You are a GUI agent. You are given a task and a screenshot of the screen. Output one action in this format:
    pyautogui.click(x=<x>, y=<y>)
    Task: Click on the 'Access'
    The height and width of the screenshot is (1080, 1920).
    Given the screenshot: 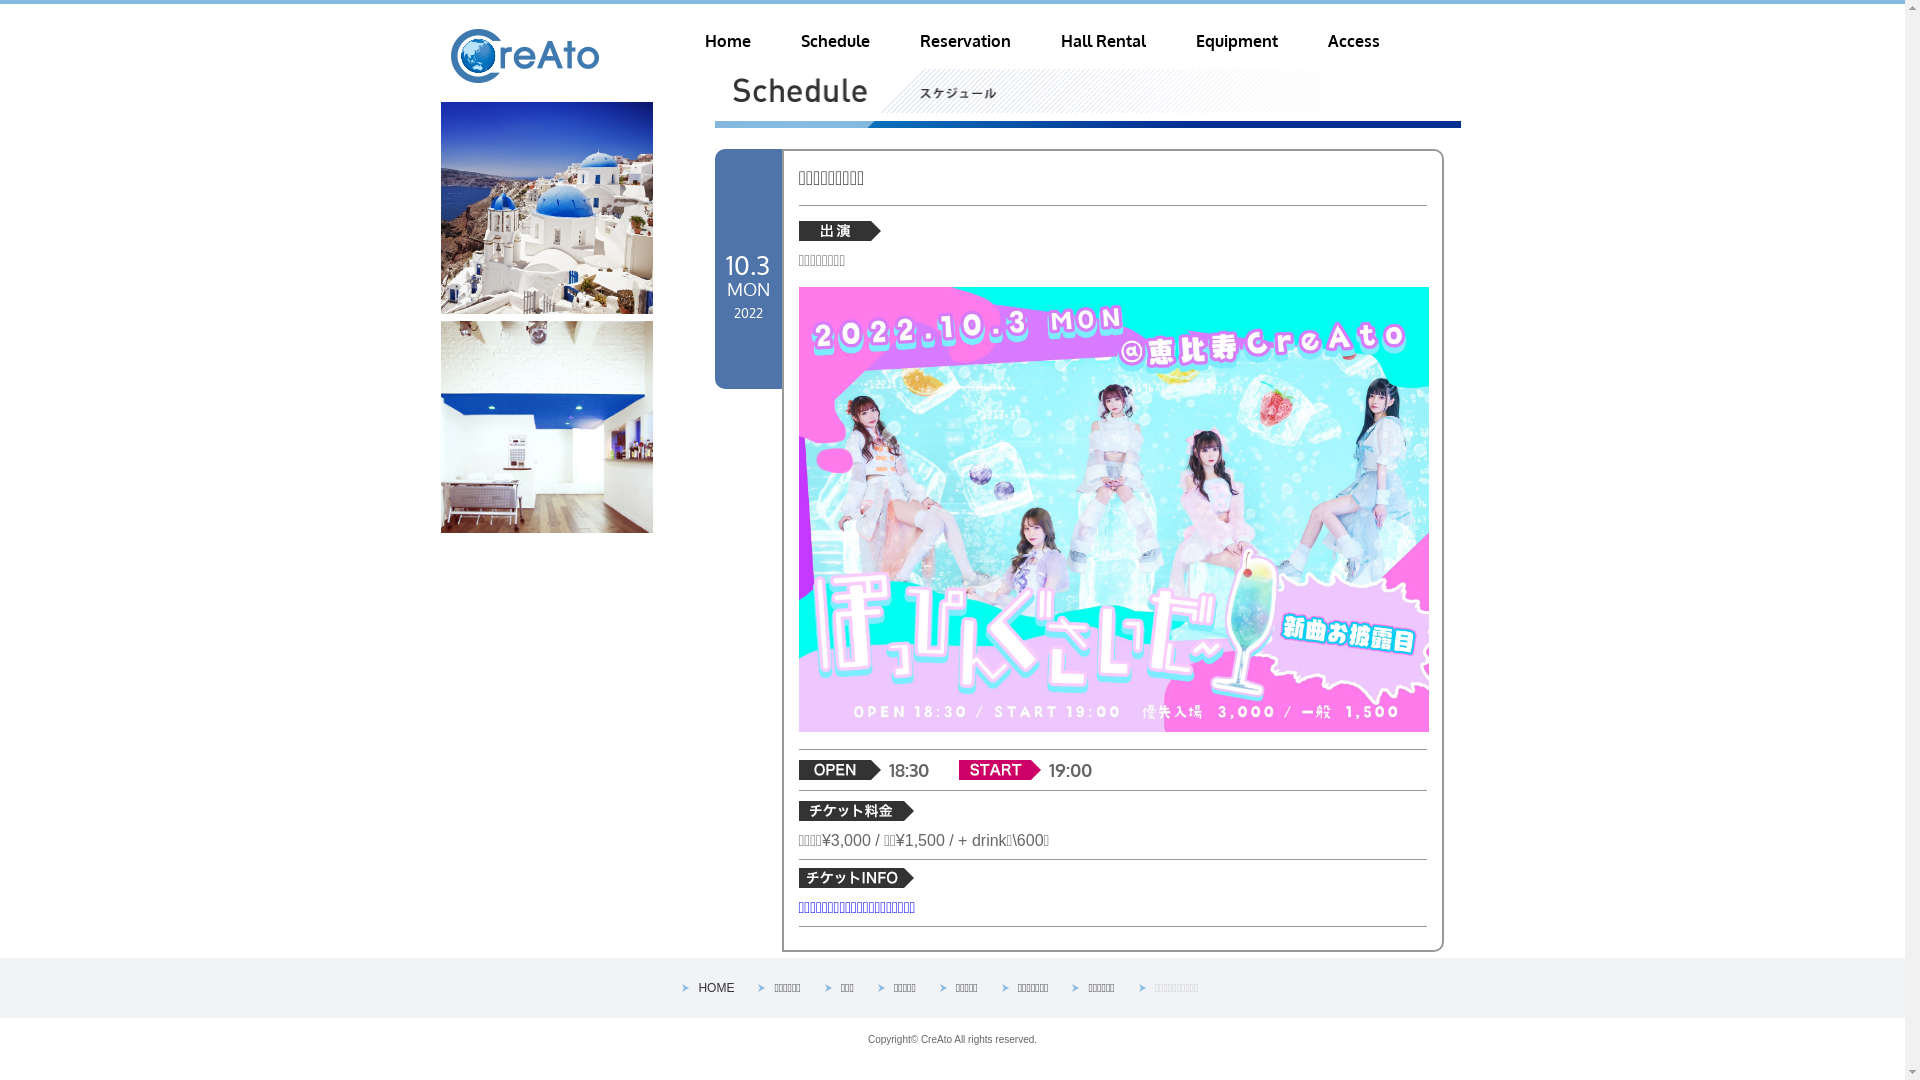 What is the action you would take?
    pyautogui.click(x=1353, y=41)
    